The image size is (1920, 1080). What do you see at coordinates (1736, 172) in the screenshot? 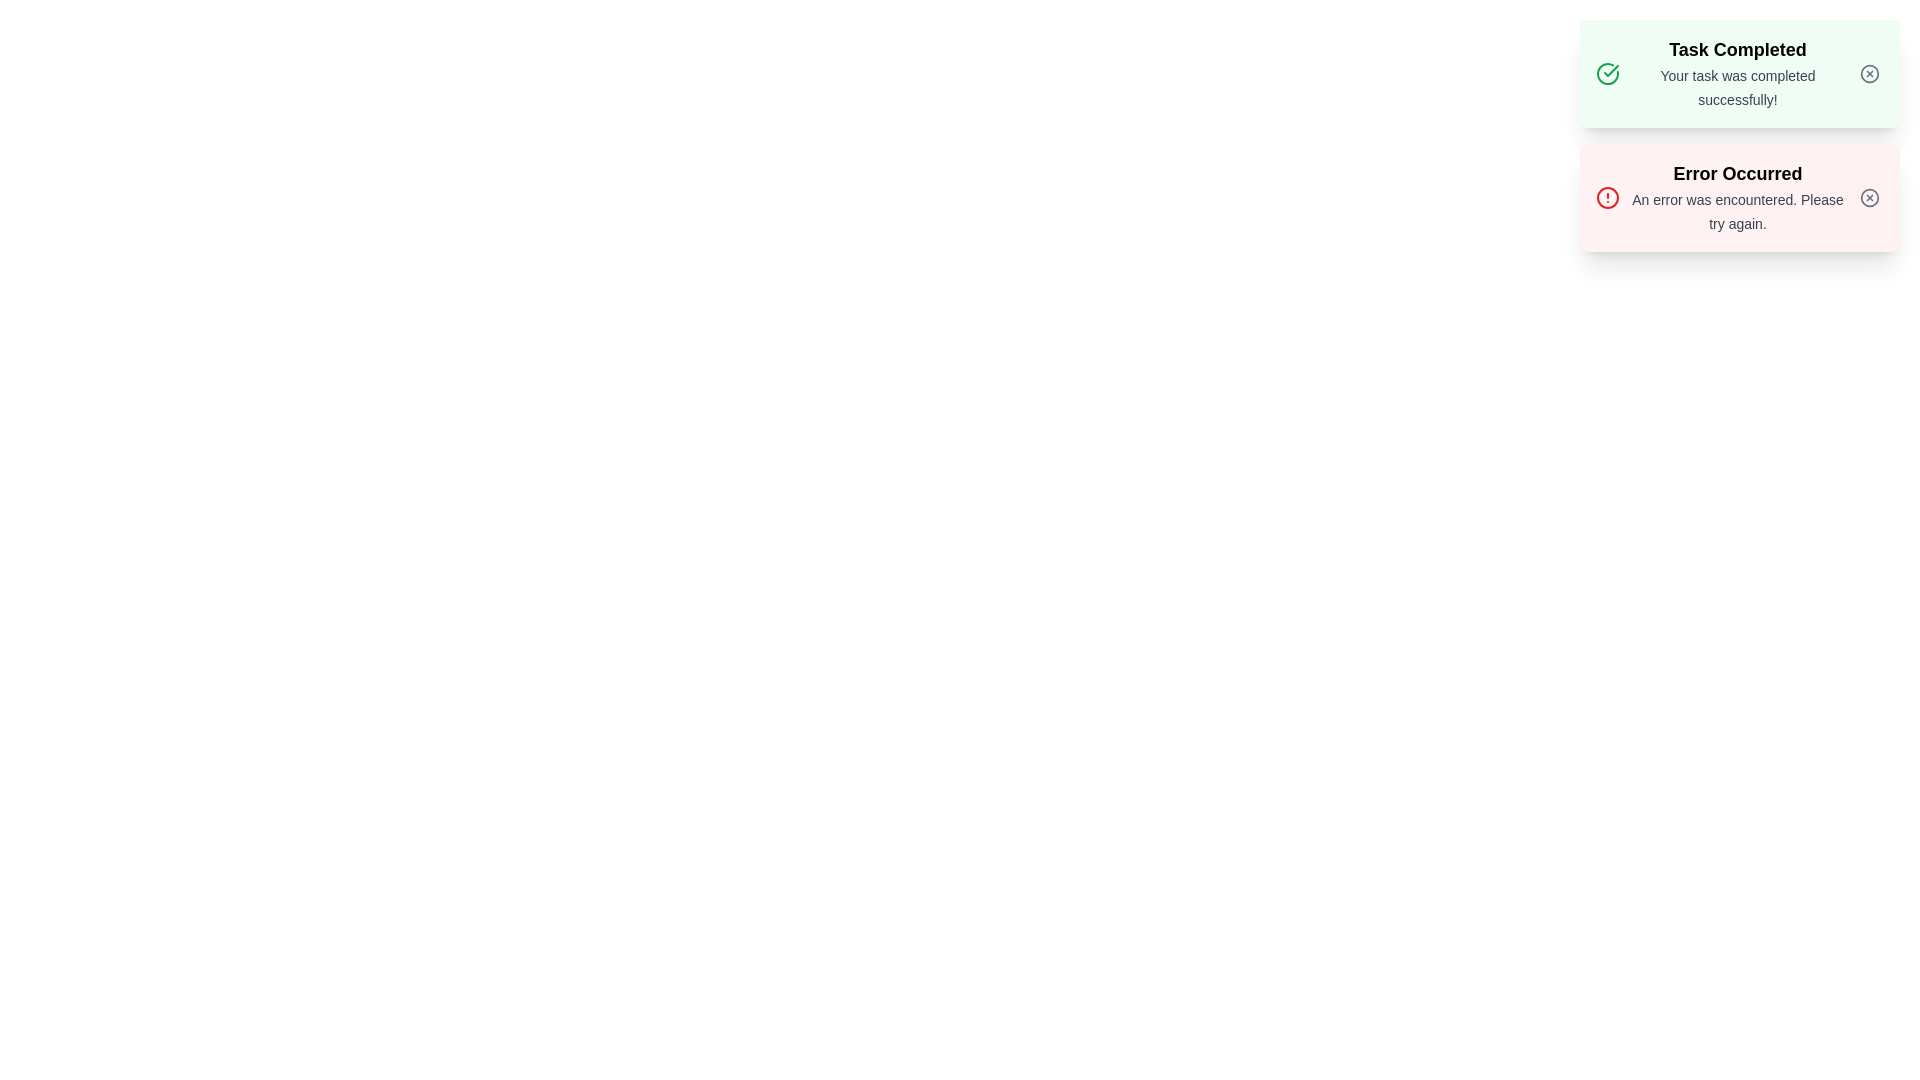
I see `the bold, large-sized text that reads 'Error Occurred', which is prominently displayed in black above a smaller message within a red-bordered alert card on the right side of the UI` at bounding box center [1736, 172].